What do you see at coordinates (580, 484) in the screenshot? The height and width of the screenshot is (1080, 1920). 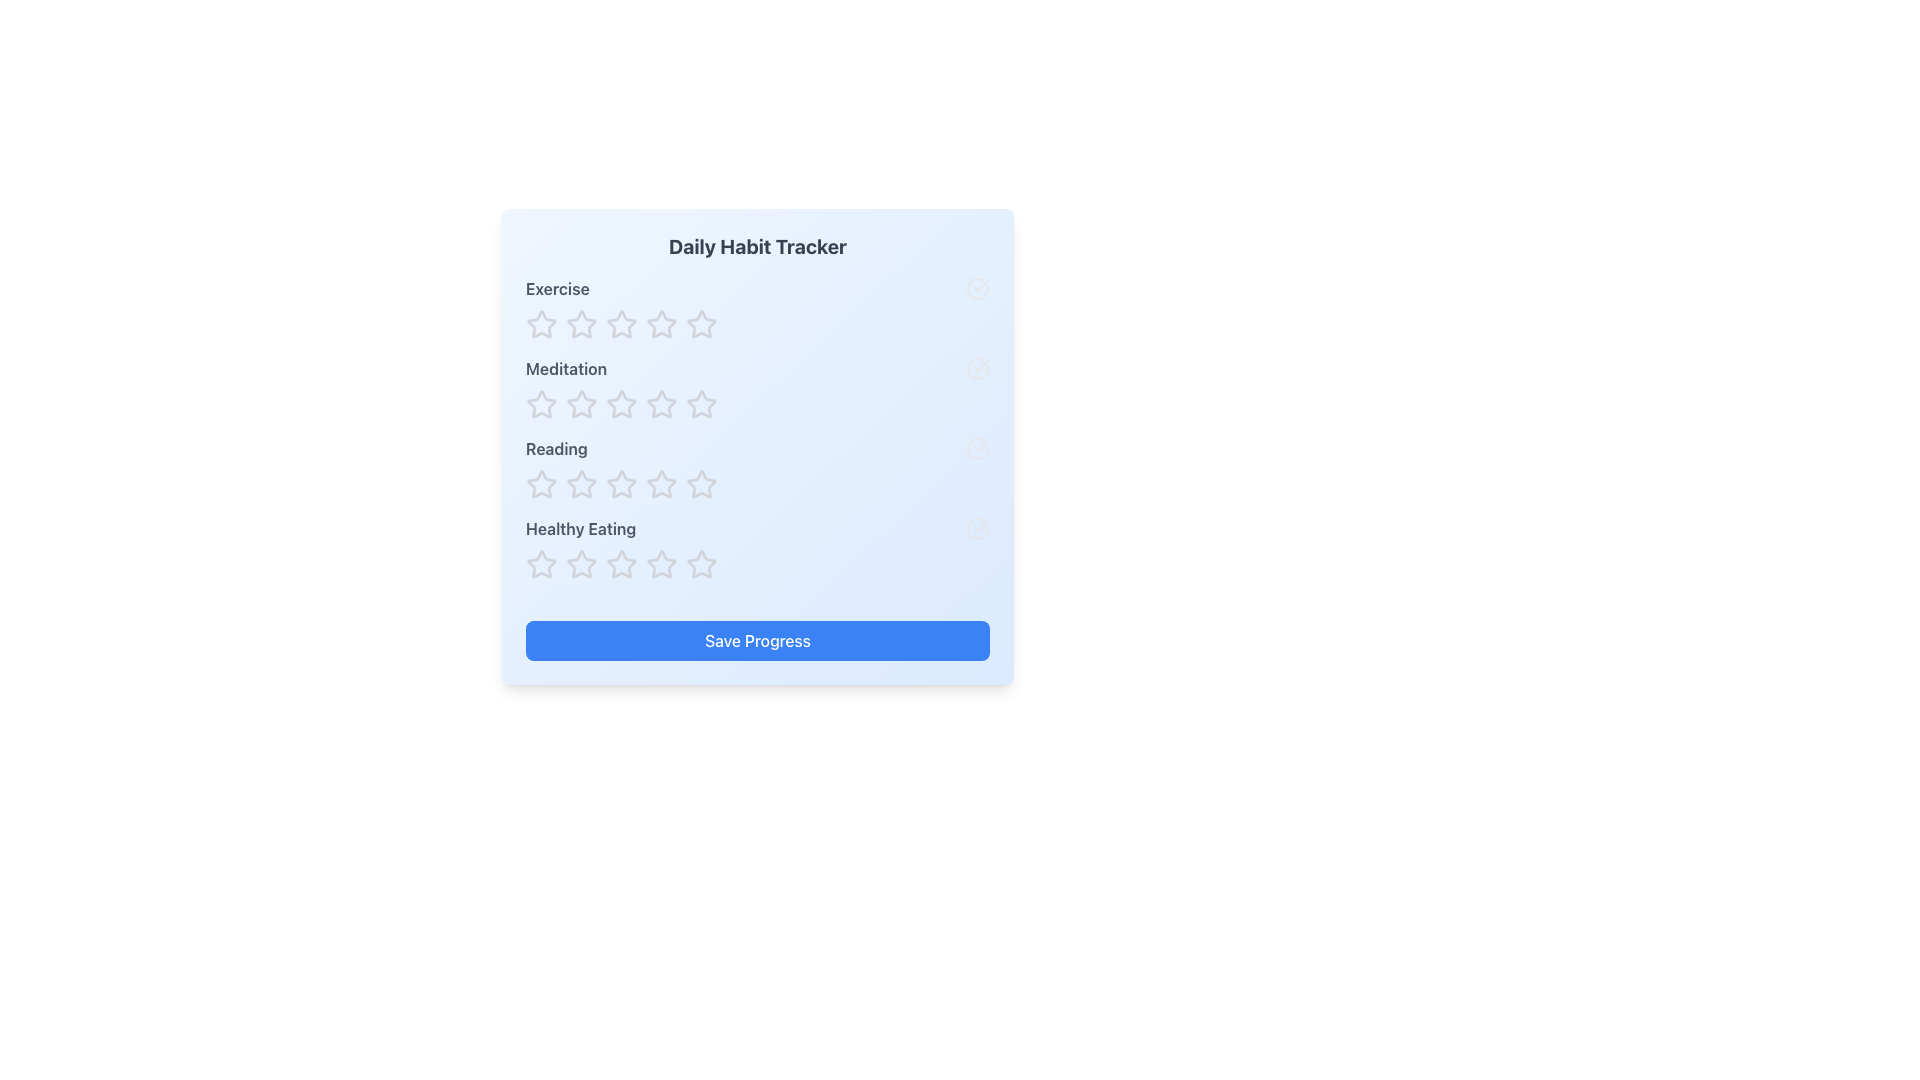 I see `the second star in the rating system under the 'Reading' category` at bounding box center [580, 484].